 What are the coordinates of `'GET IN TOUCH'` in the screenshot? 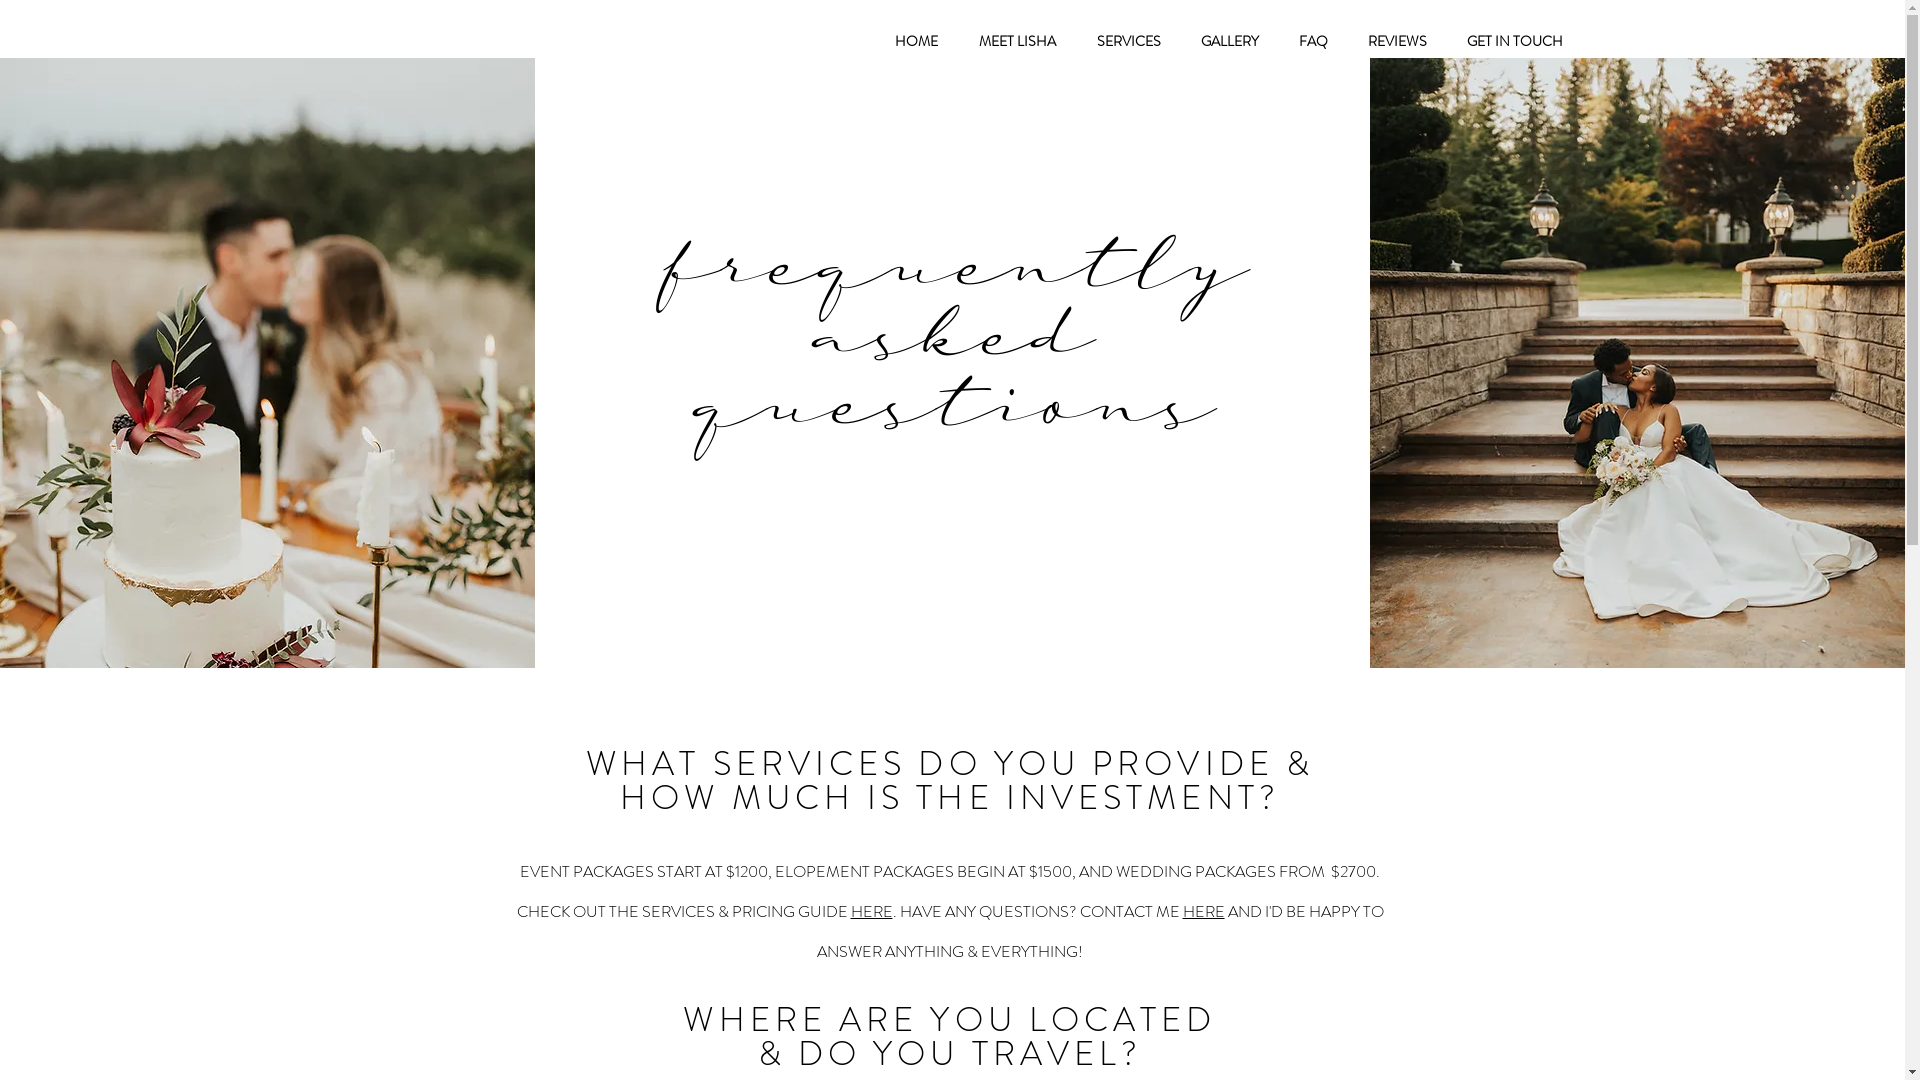 It's located at (1513, 41).